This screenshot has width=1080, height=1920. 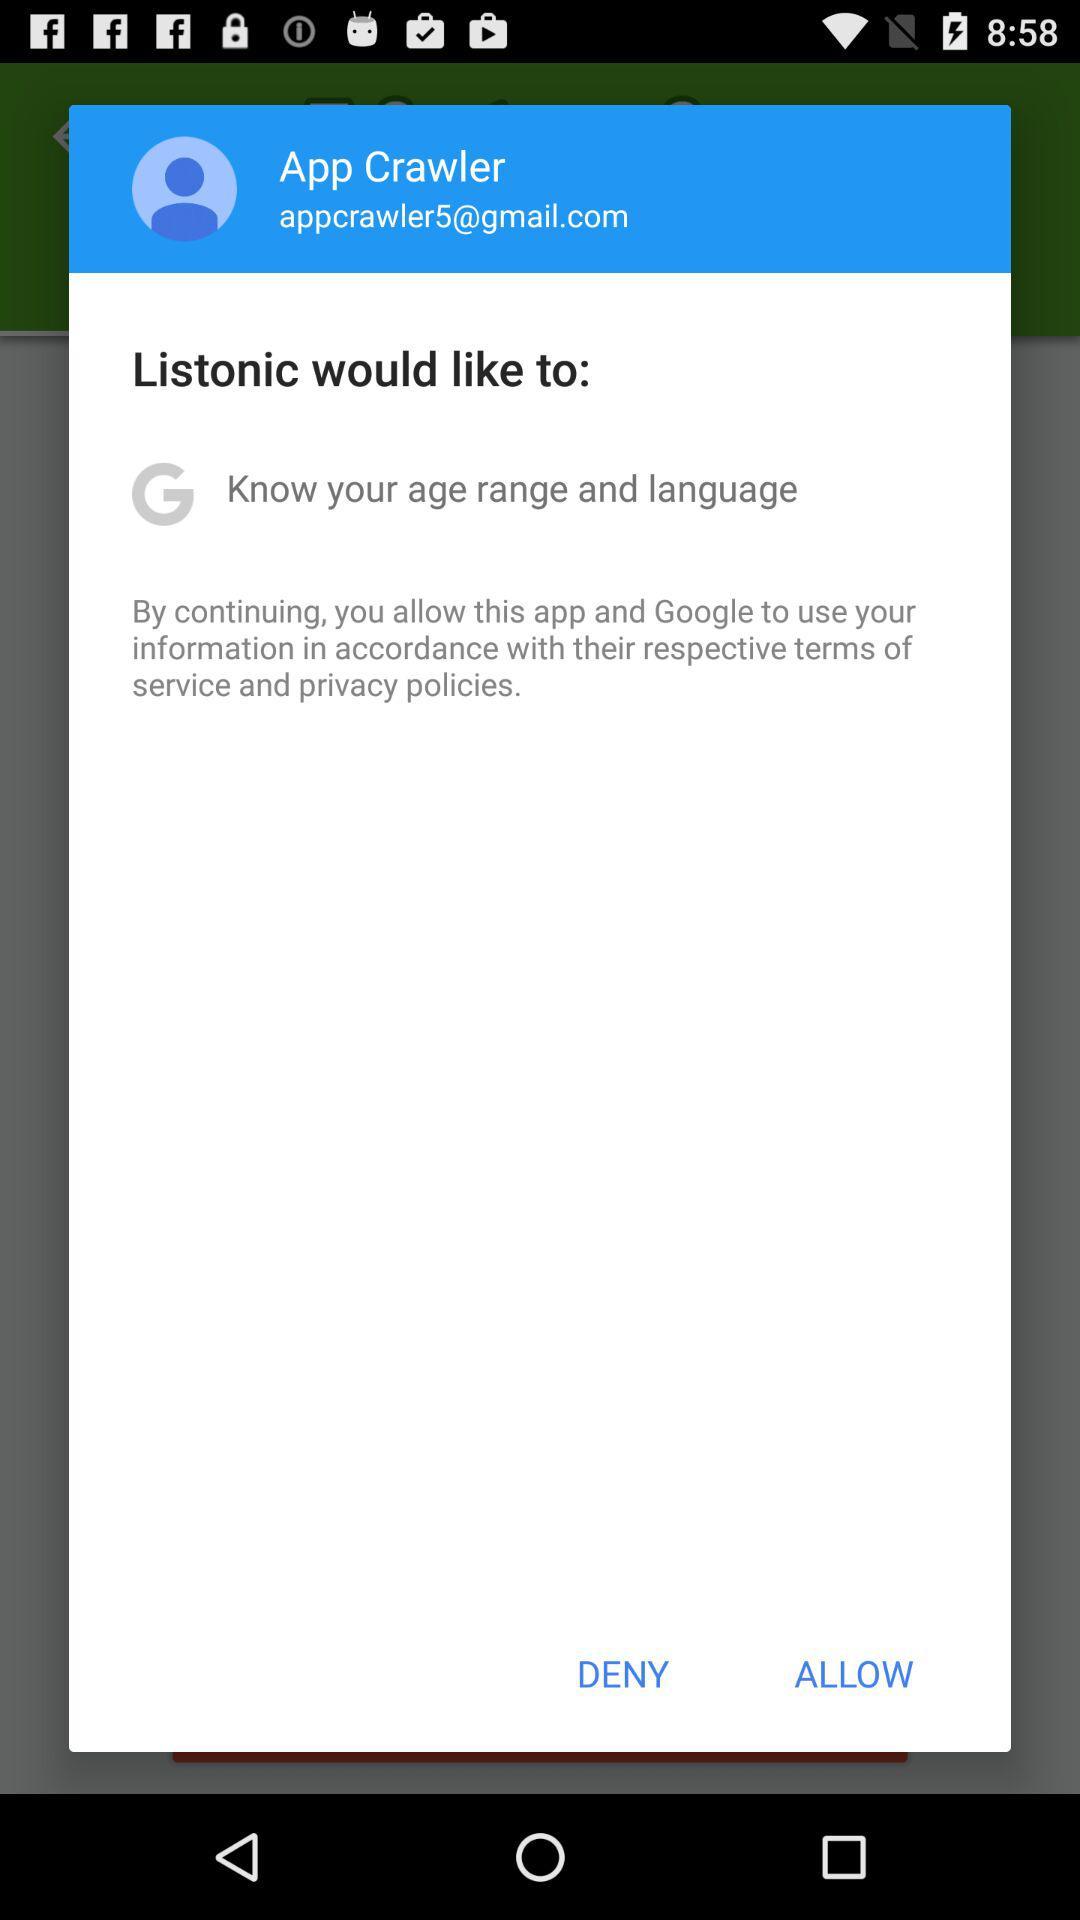 What do you see at coordinates (621, 1673) in the screenshot?
I see `the icon to the left of the allow` at bounding box center [621, 1673].